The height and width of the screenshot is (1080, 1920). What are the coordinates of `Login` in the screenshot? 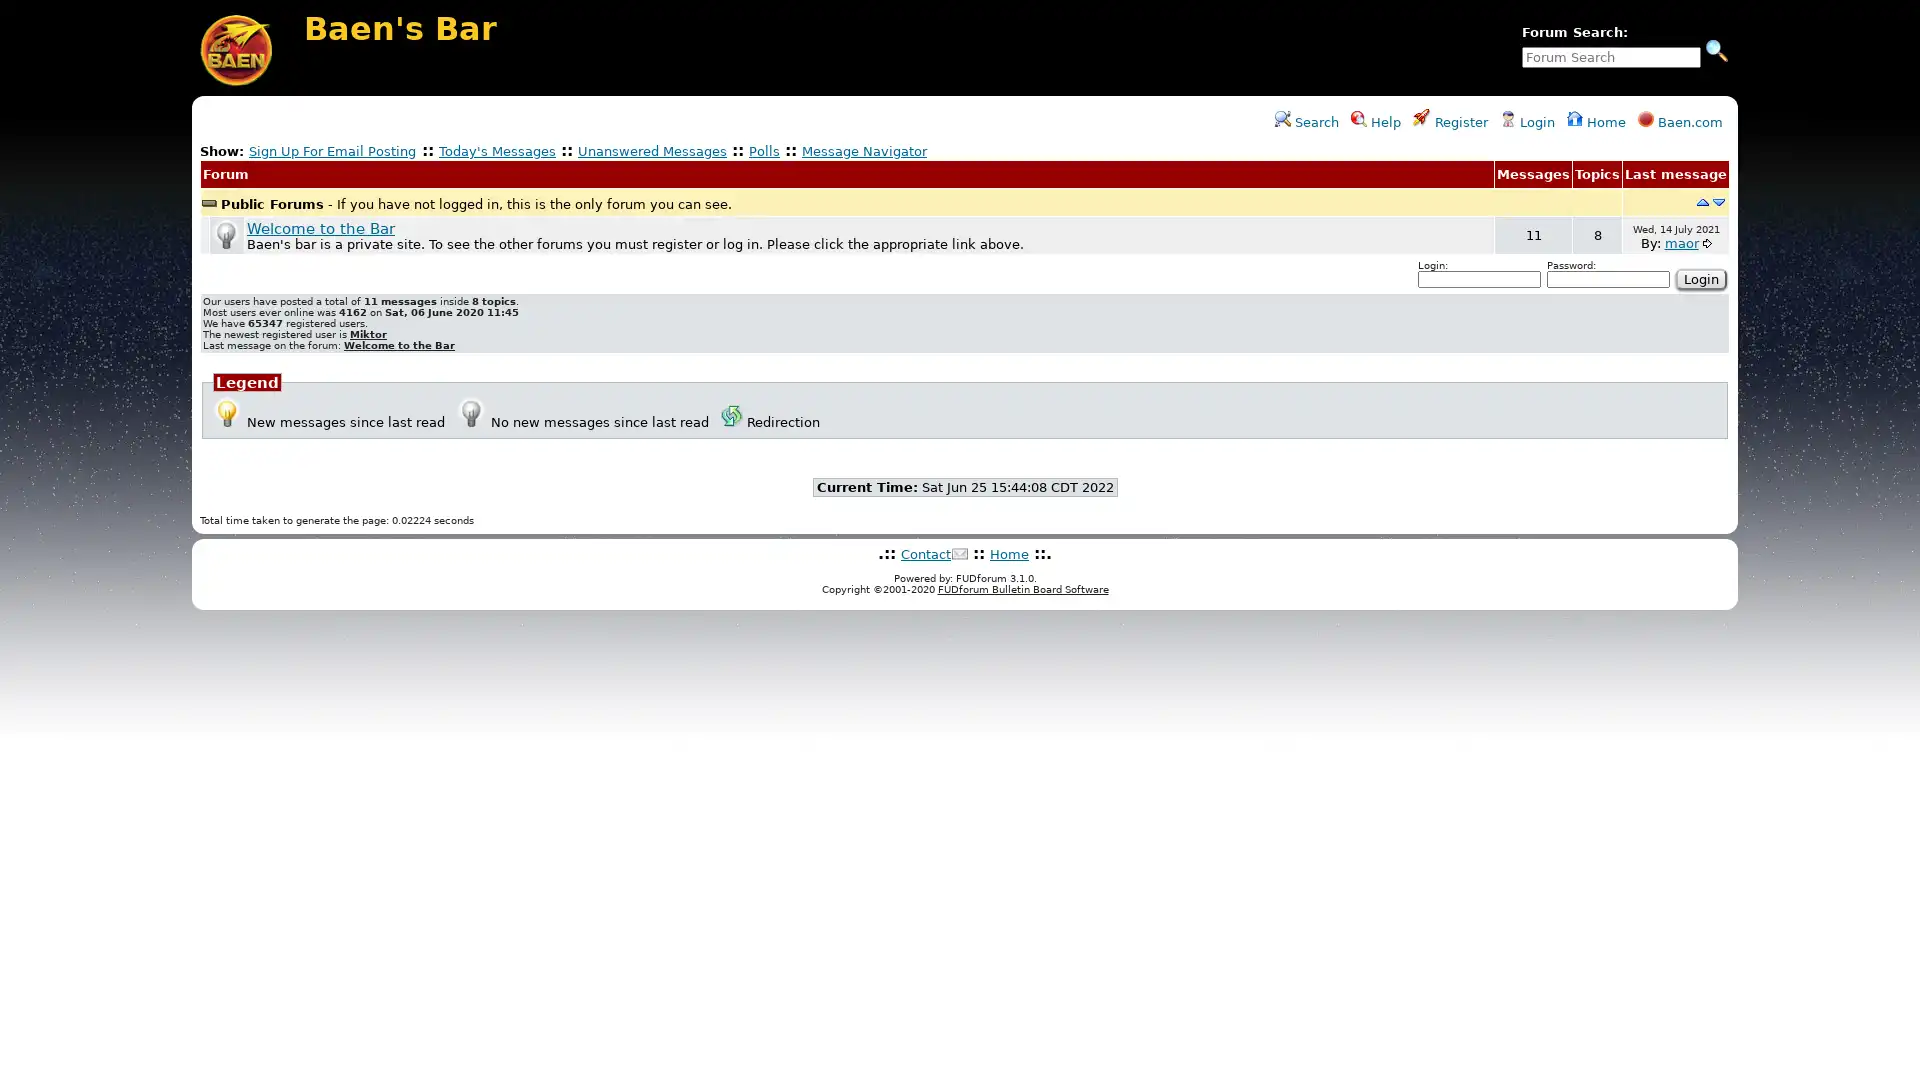 It's located at (1700, 279).